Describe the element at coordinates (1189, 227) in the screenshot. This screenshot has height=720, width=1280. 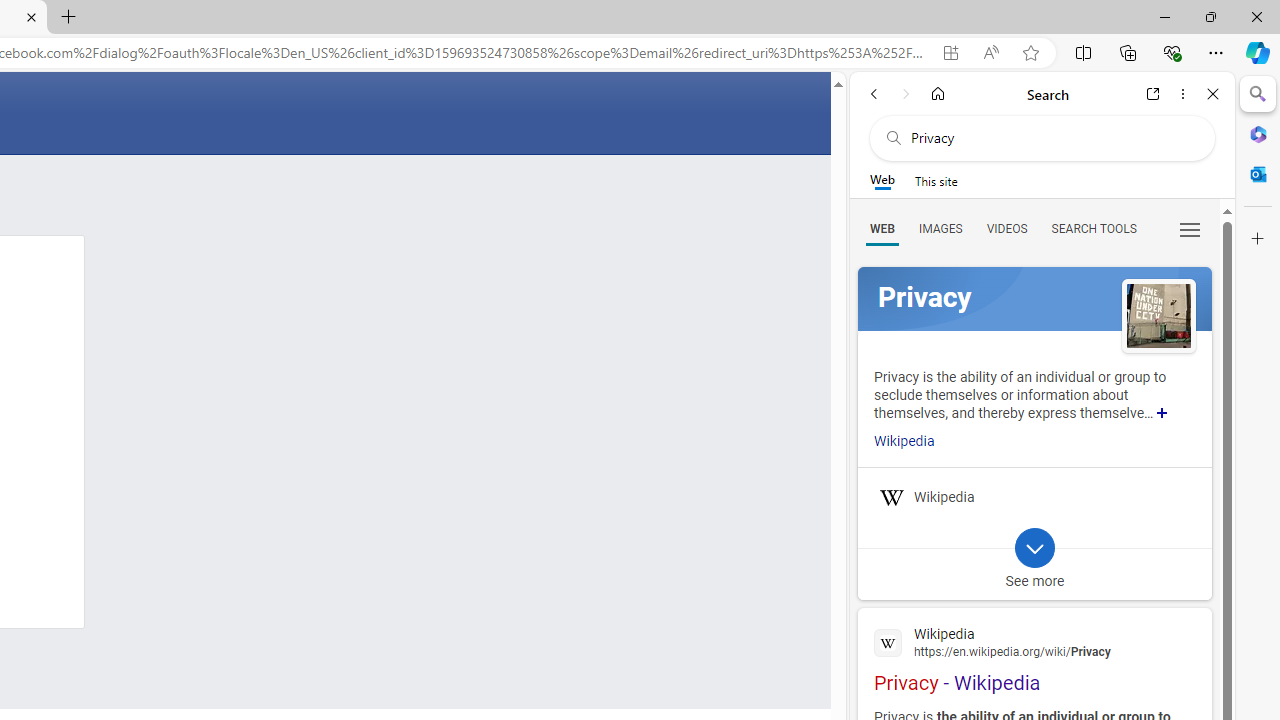
I see `'Preferences'` at that location.